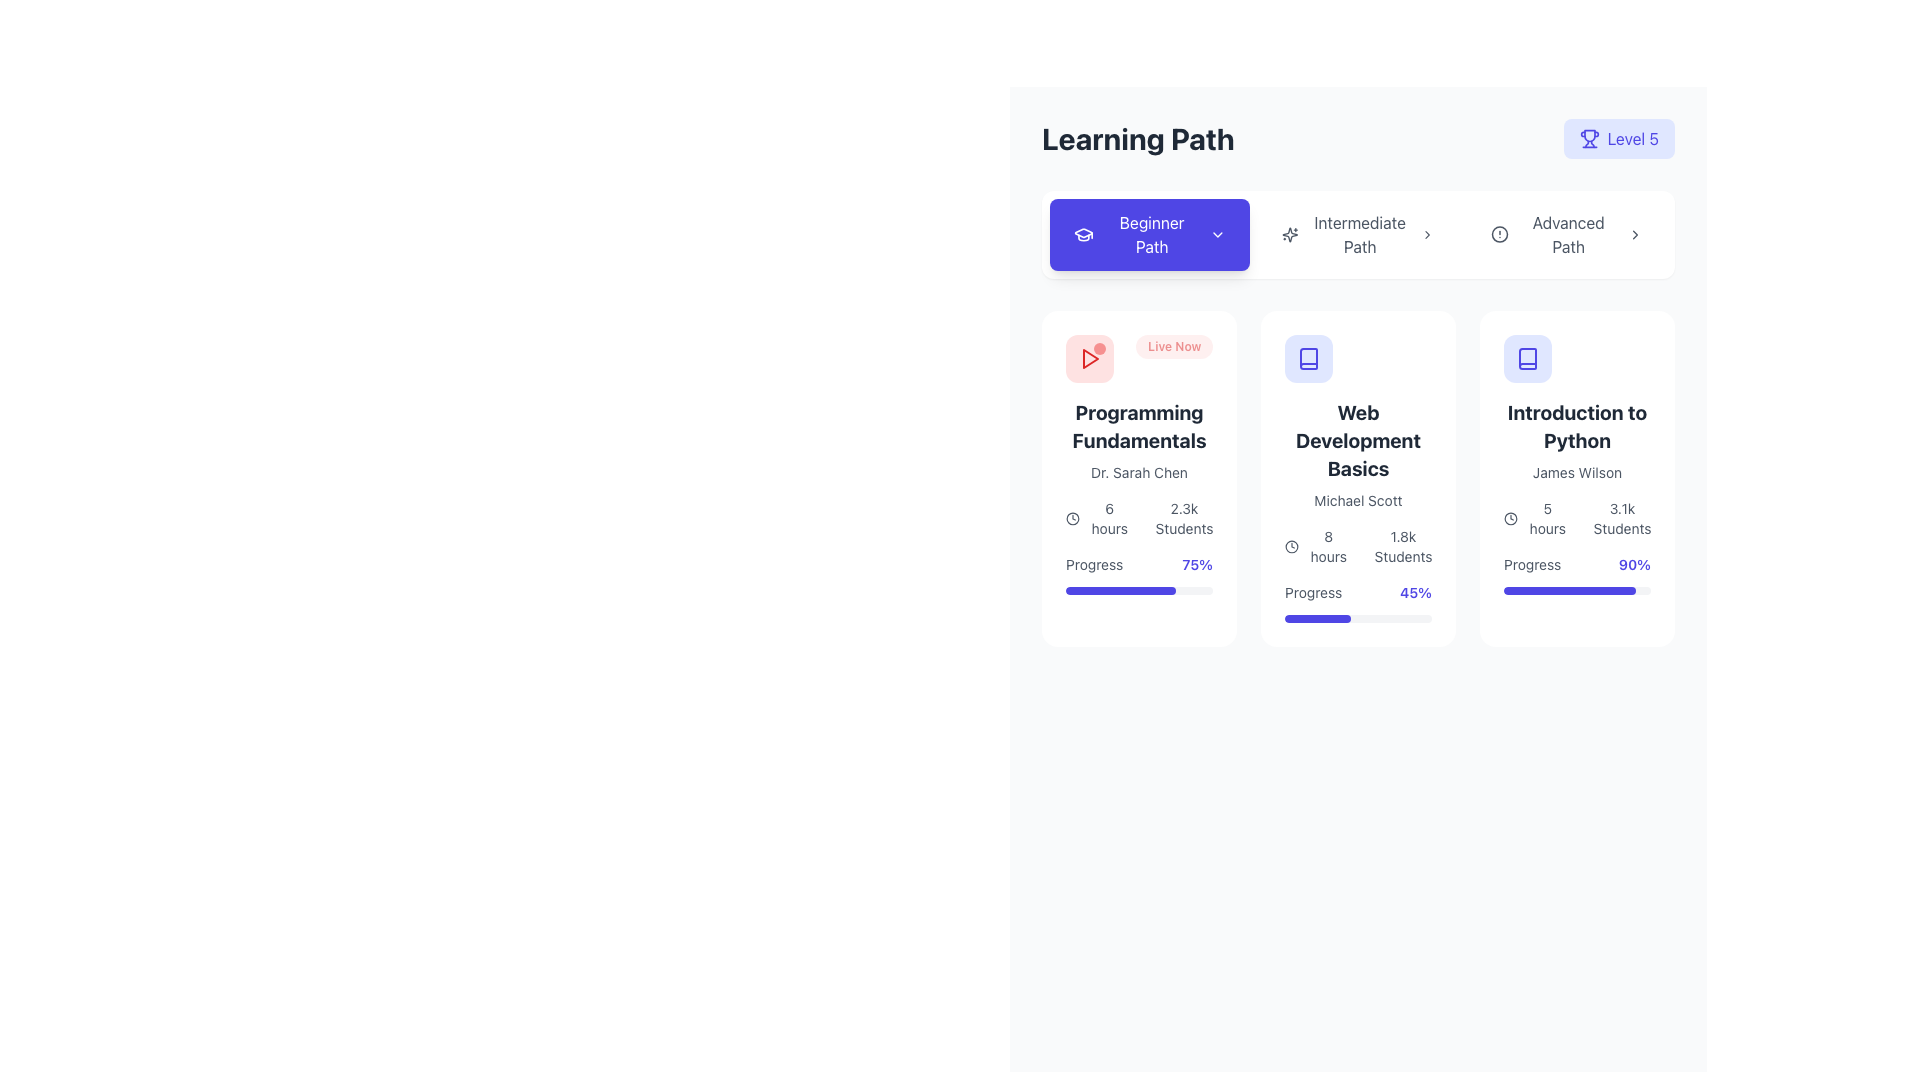  I want to click on the text label displaying '1.8k Students', which is located below '8 hours' in the card labeled 'Web Development Basics', so click(1398, 547).